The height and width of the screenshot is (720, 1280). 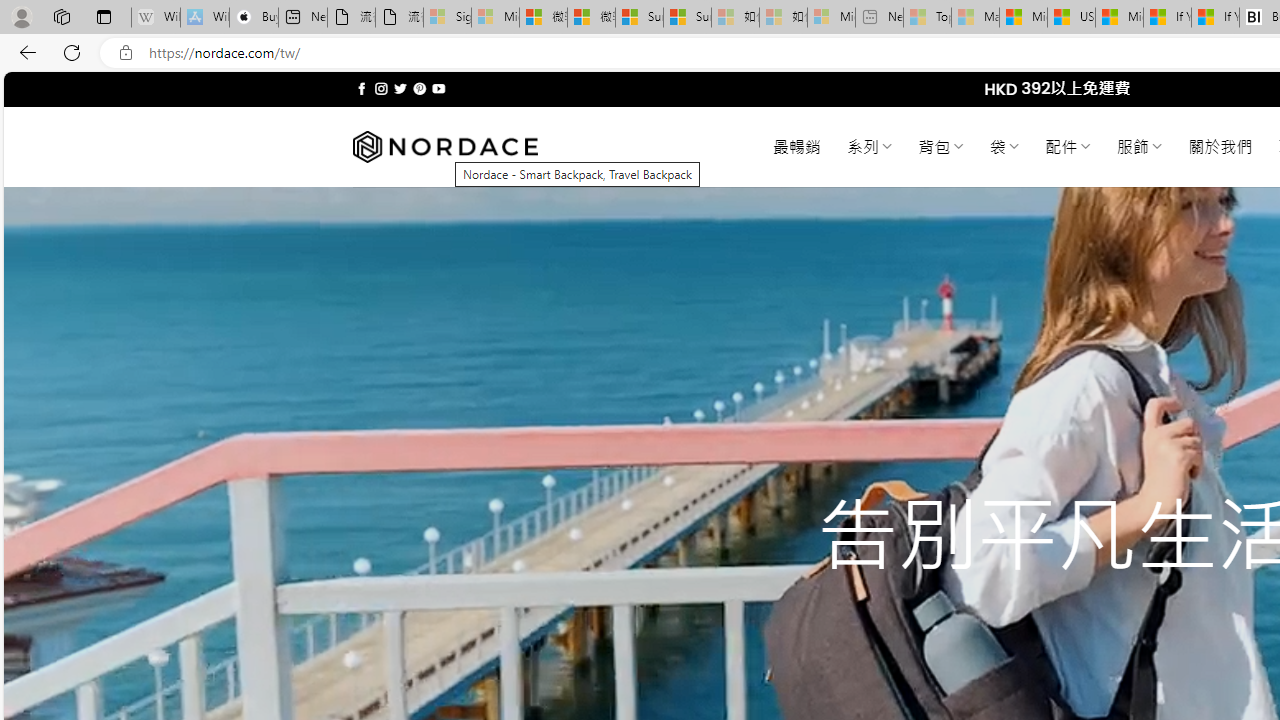 What do you see at coordinates (438, 88) in the screenshot?
I see `'Follow on YouTube'` at bounding box center [438, 88].